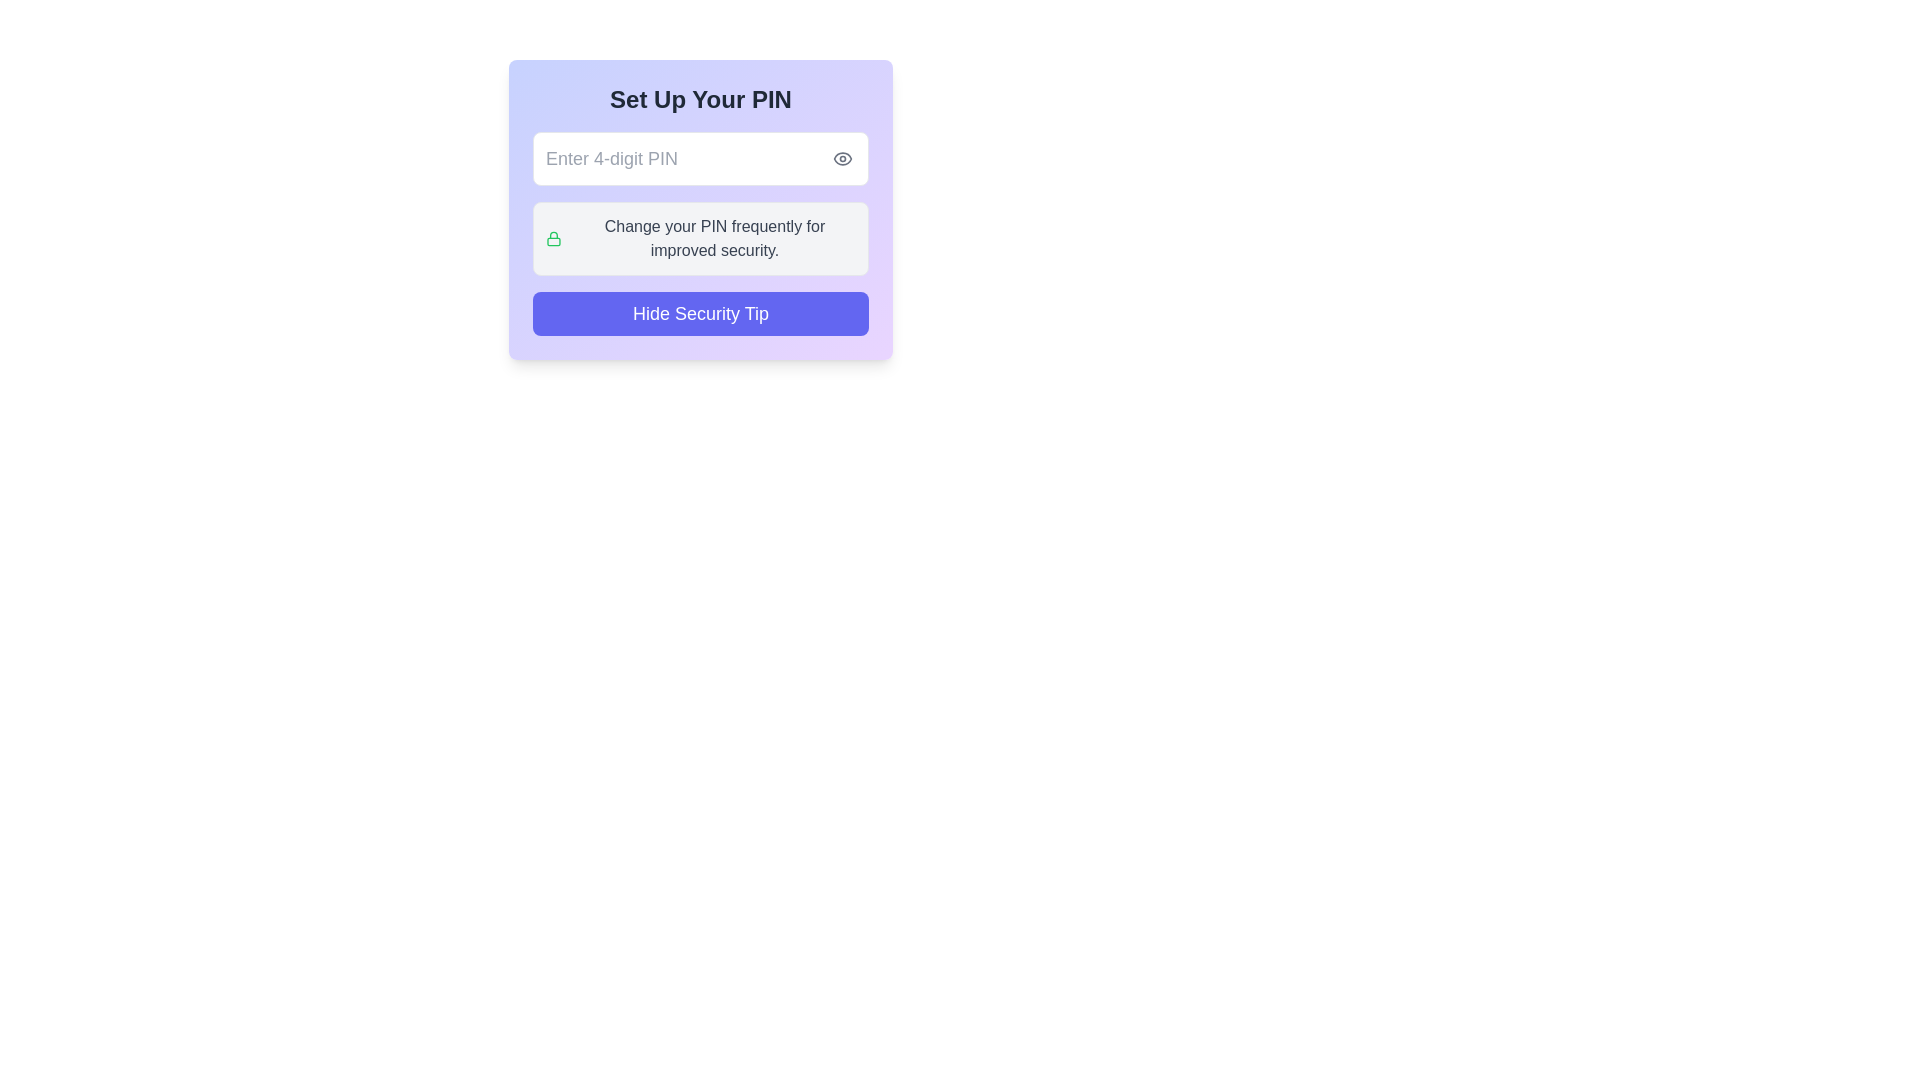 Image resolution: width=1920 pixels, height=1080 pixels. Describe the element at coordinates (700, 238) in the screenshot. I see `the informative message box that provides a security tip about changing the PIN regularly, located below the 'Enter 4-digit PIN' input field and above the 'Hide Security Tip' button` at that location.